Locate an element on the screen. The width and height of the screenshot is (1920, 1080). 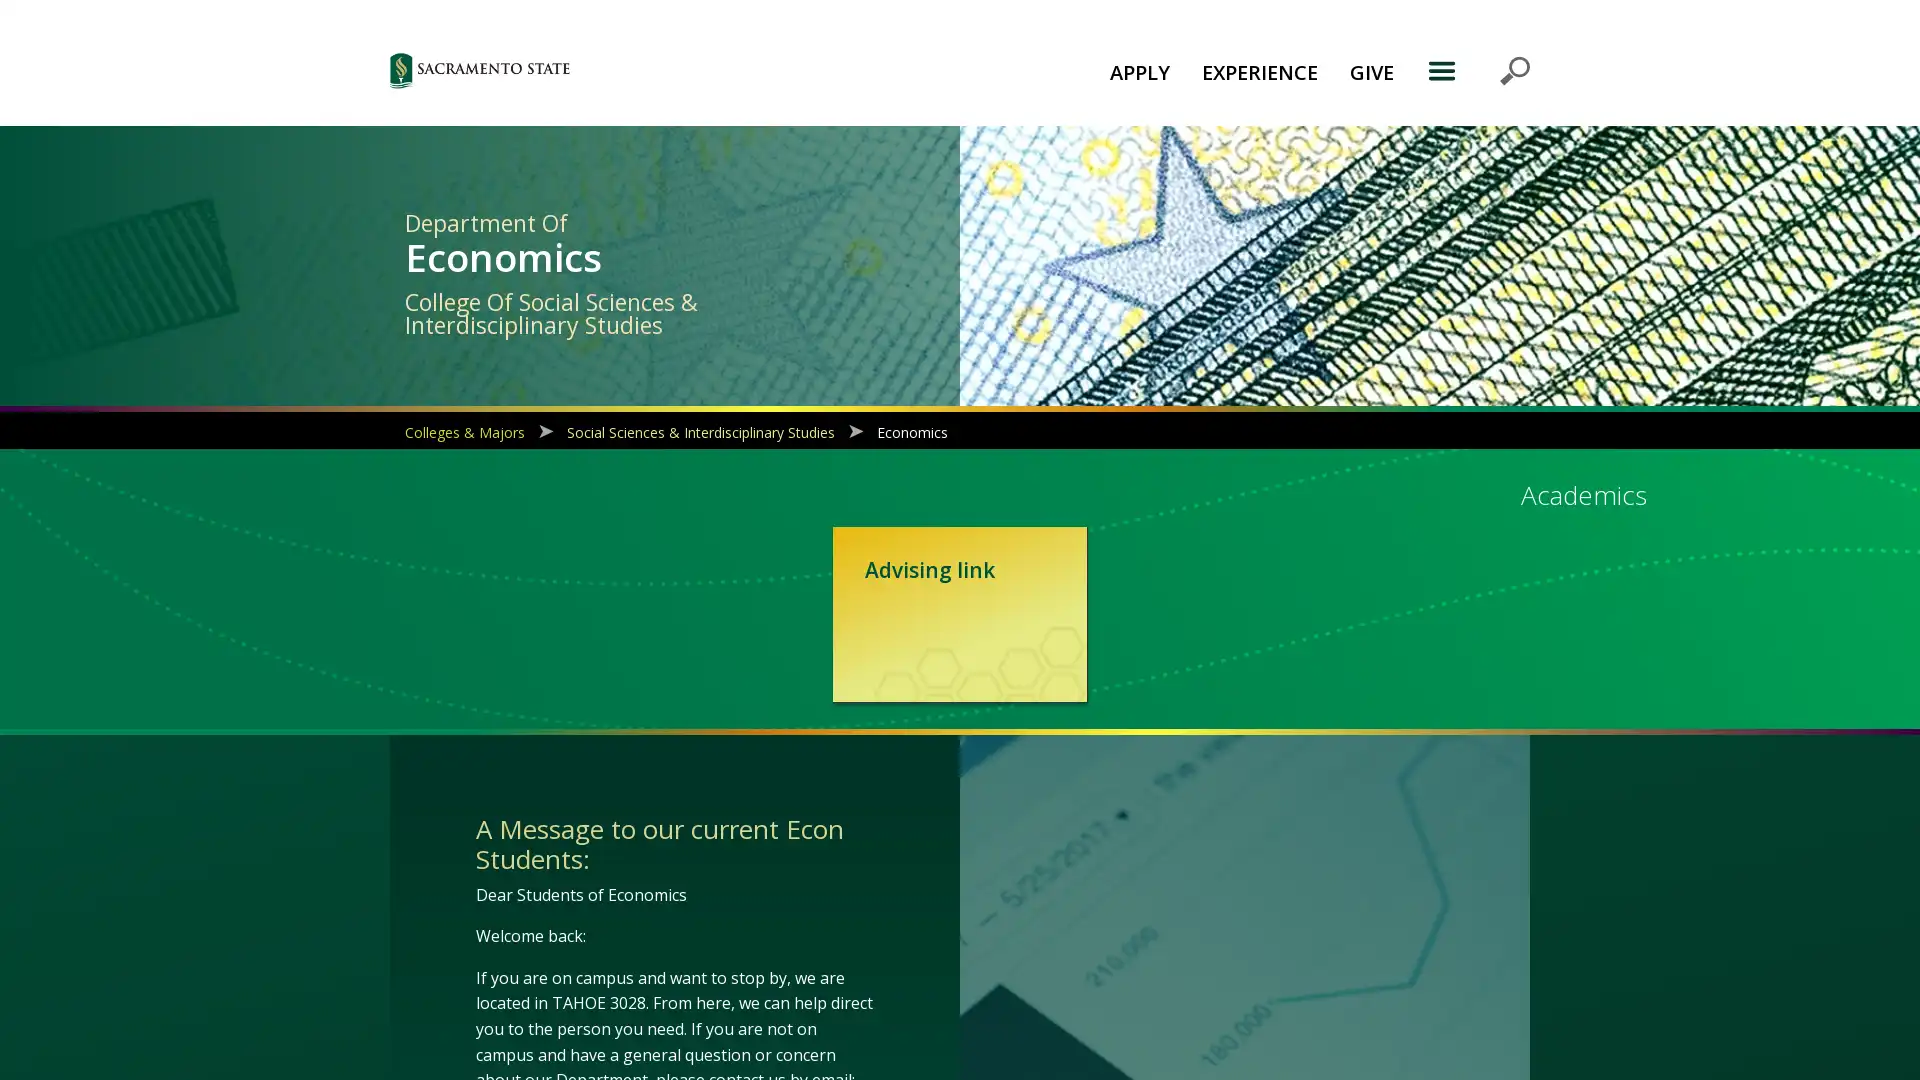
Sac State logo is located at coordinates (588, 69).